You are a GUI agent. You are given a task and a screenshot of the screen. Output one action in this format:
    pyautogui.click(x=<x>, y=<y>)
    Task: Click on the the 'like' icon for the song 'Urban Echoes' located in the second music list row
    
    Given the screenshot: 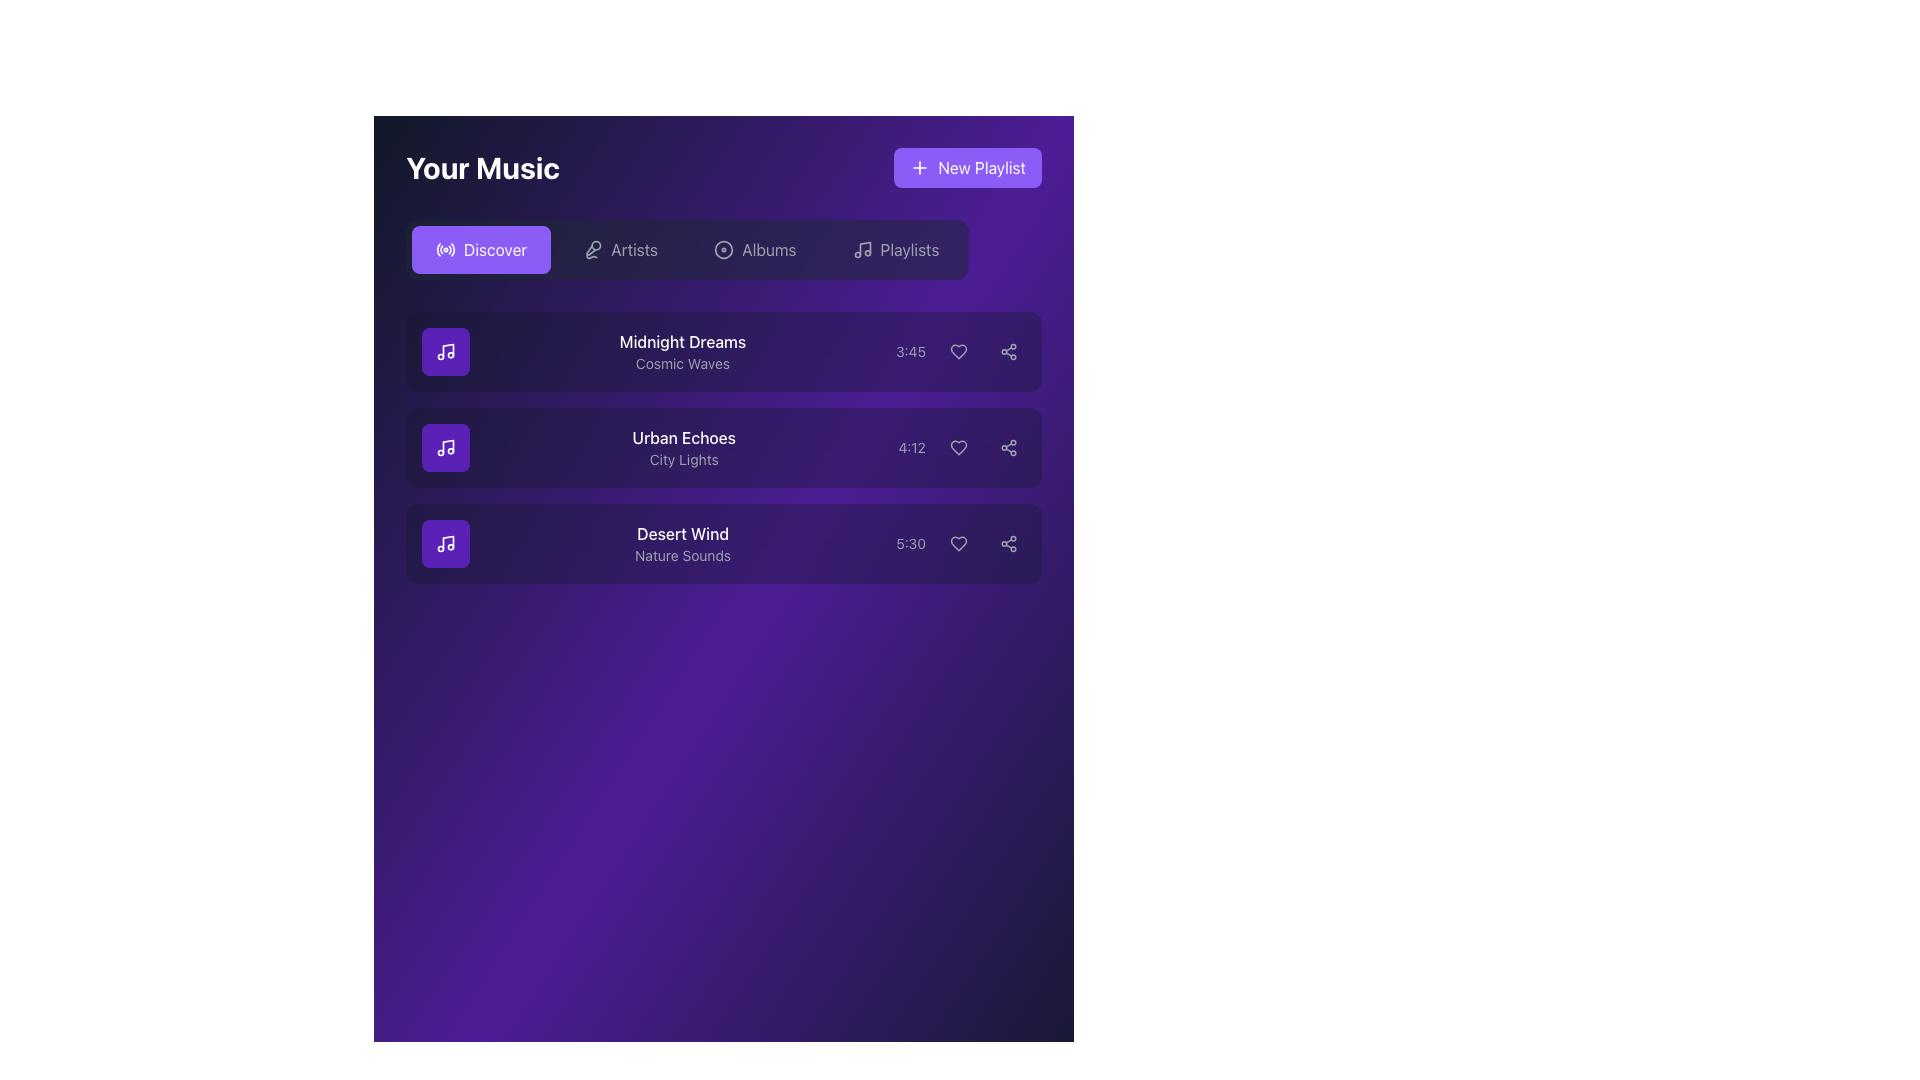 What is the action you would take?
    pyautogui.click(x=958, y=446)
    